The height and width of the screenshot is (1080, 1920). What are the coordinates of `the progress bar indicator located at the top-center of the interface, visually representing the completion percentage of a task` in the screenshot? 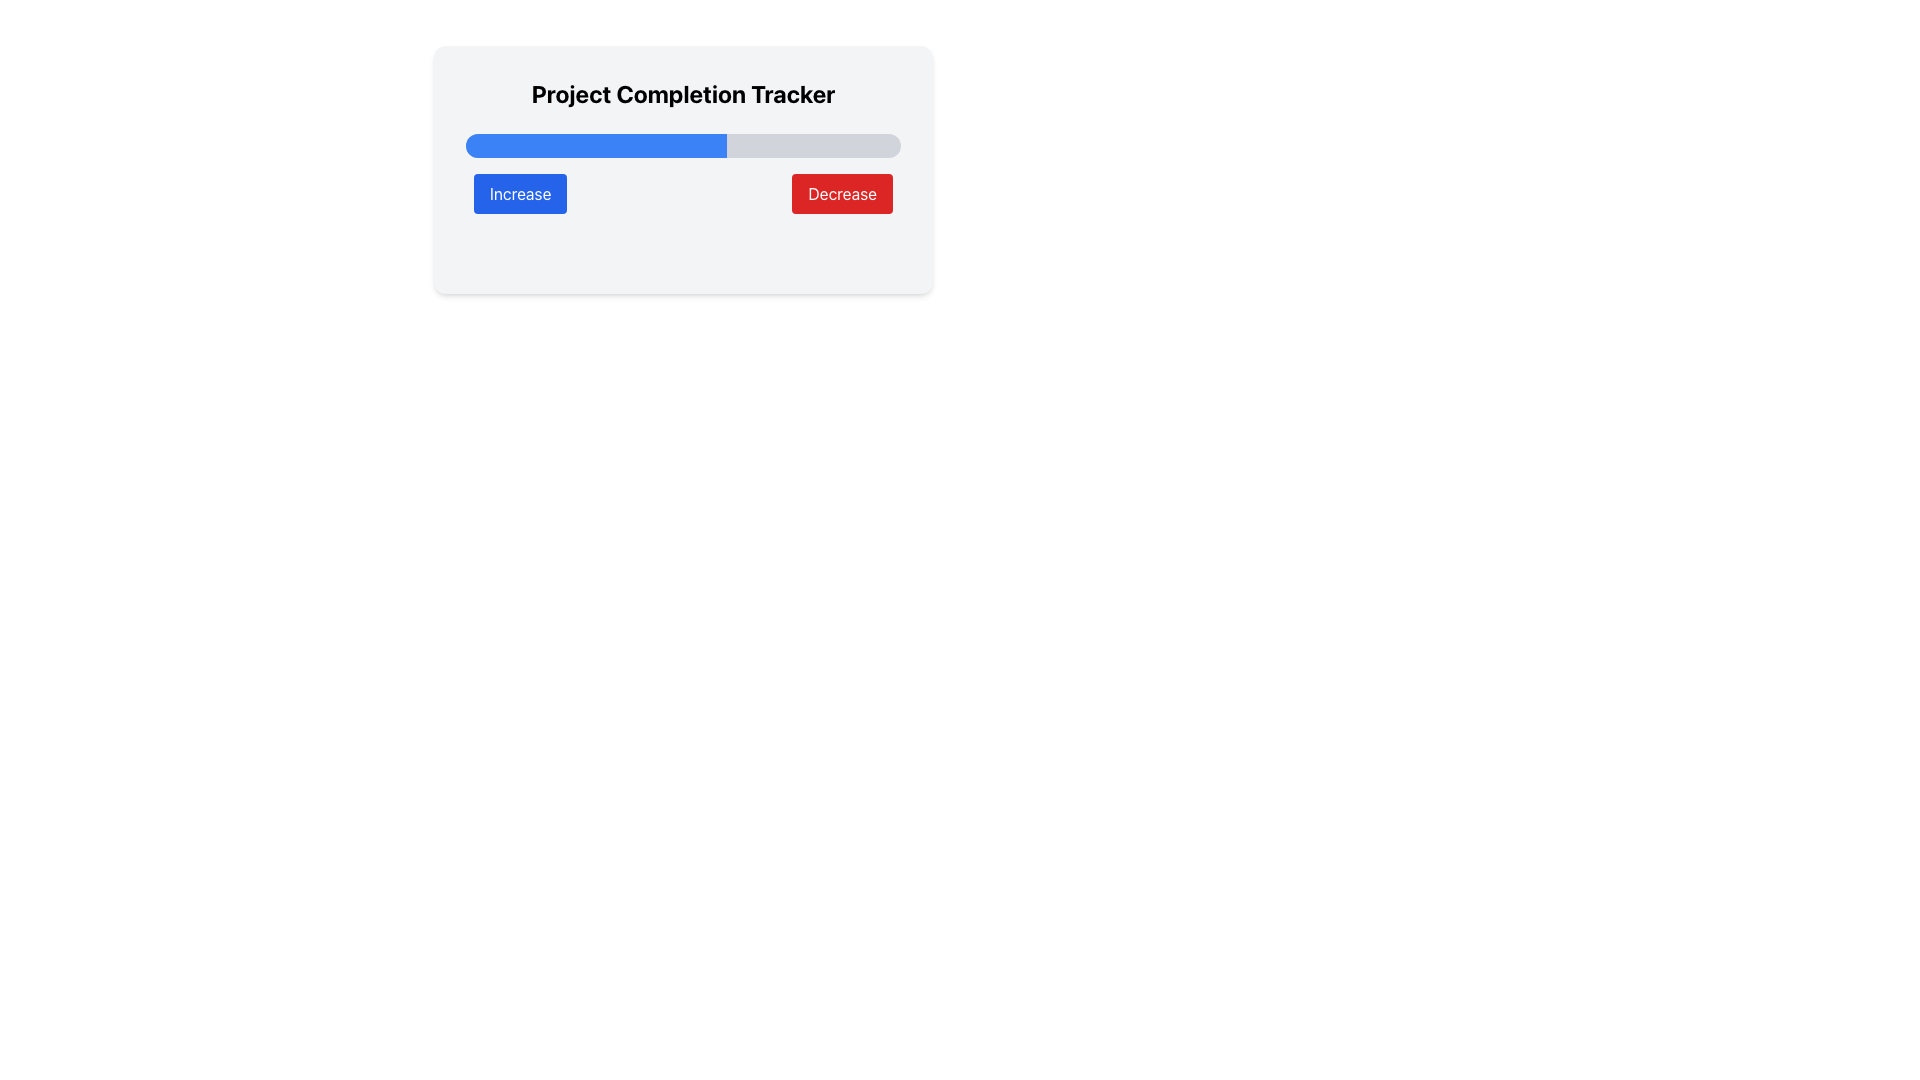 It's located at (595, 145).